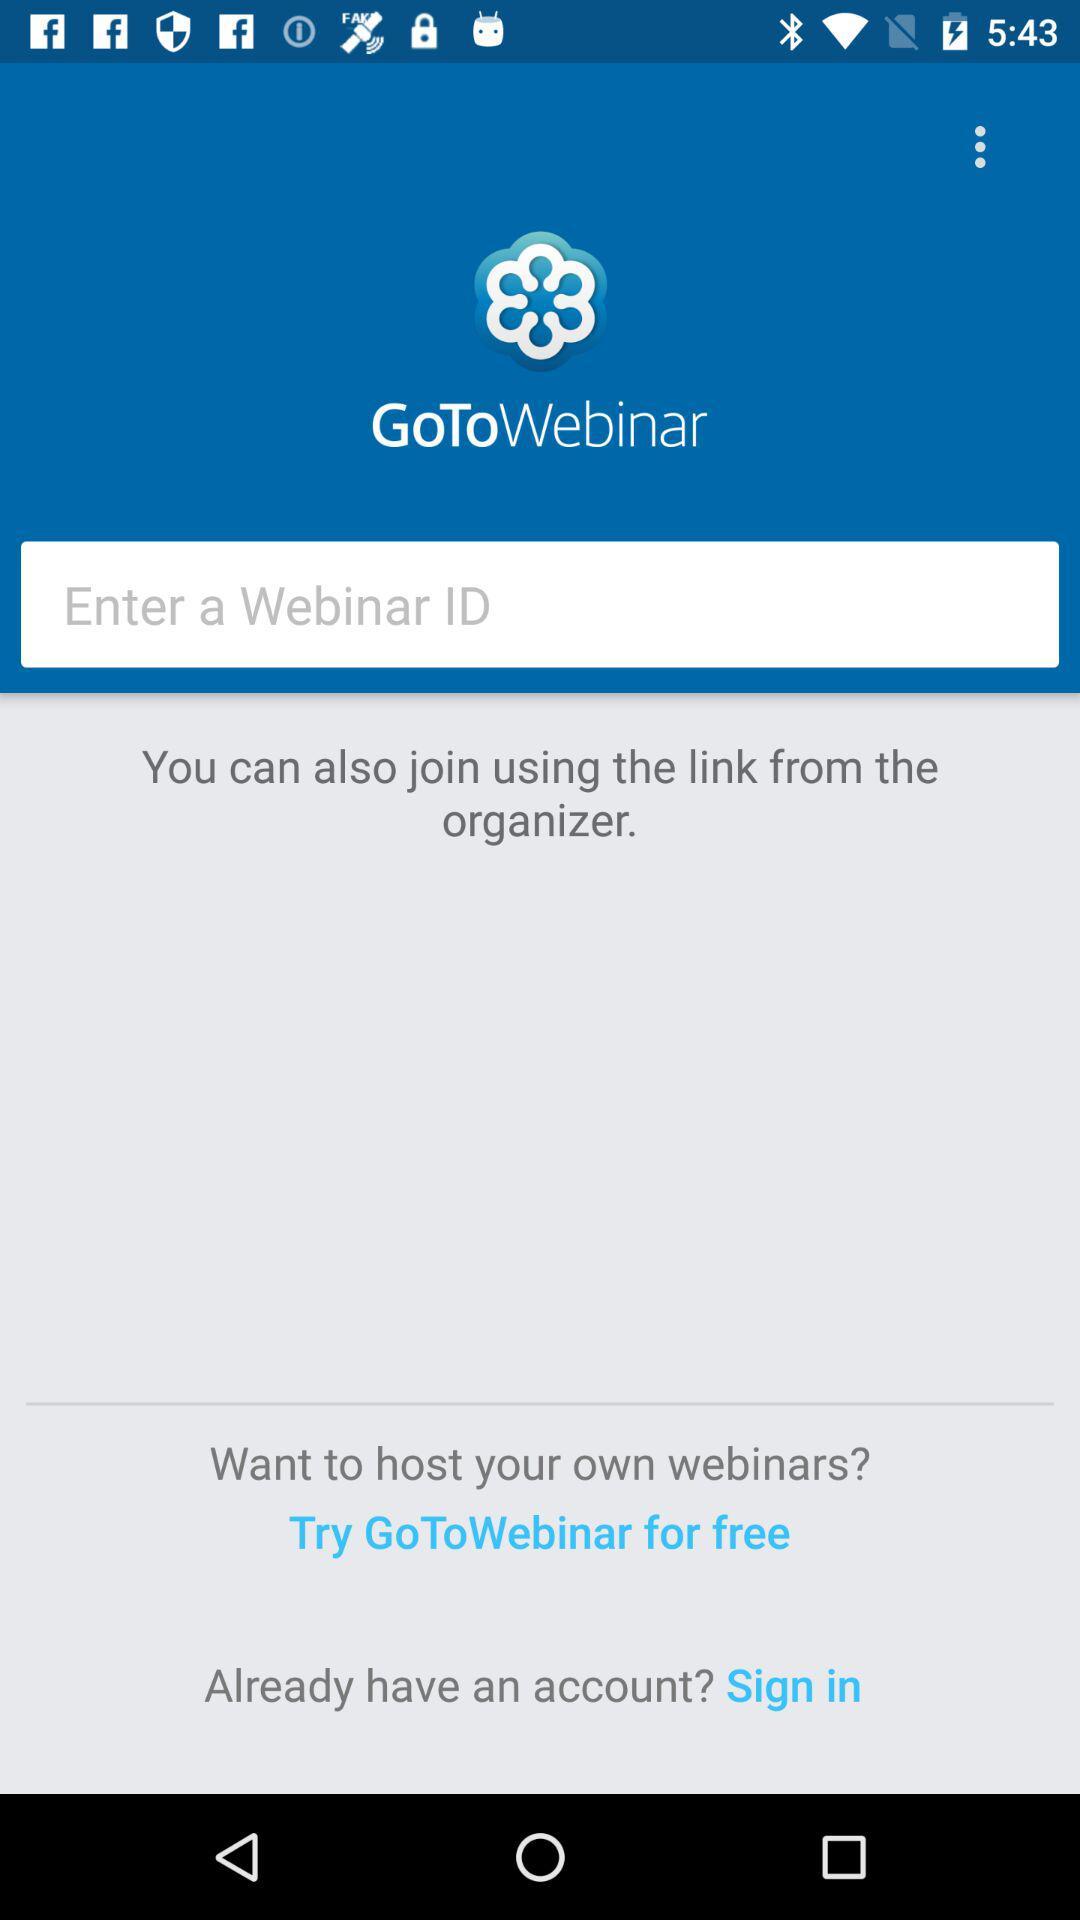 Image resolution: width=1080 pixels, height=1920 pixels. Describe the element at coordinates (799, 1683) in the screenshot. I see `the item next to the already have an` at that location.